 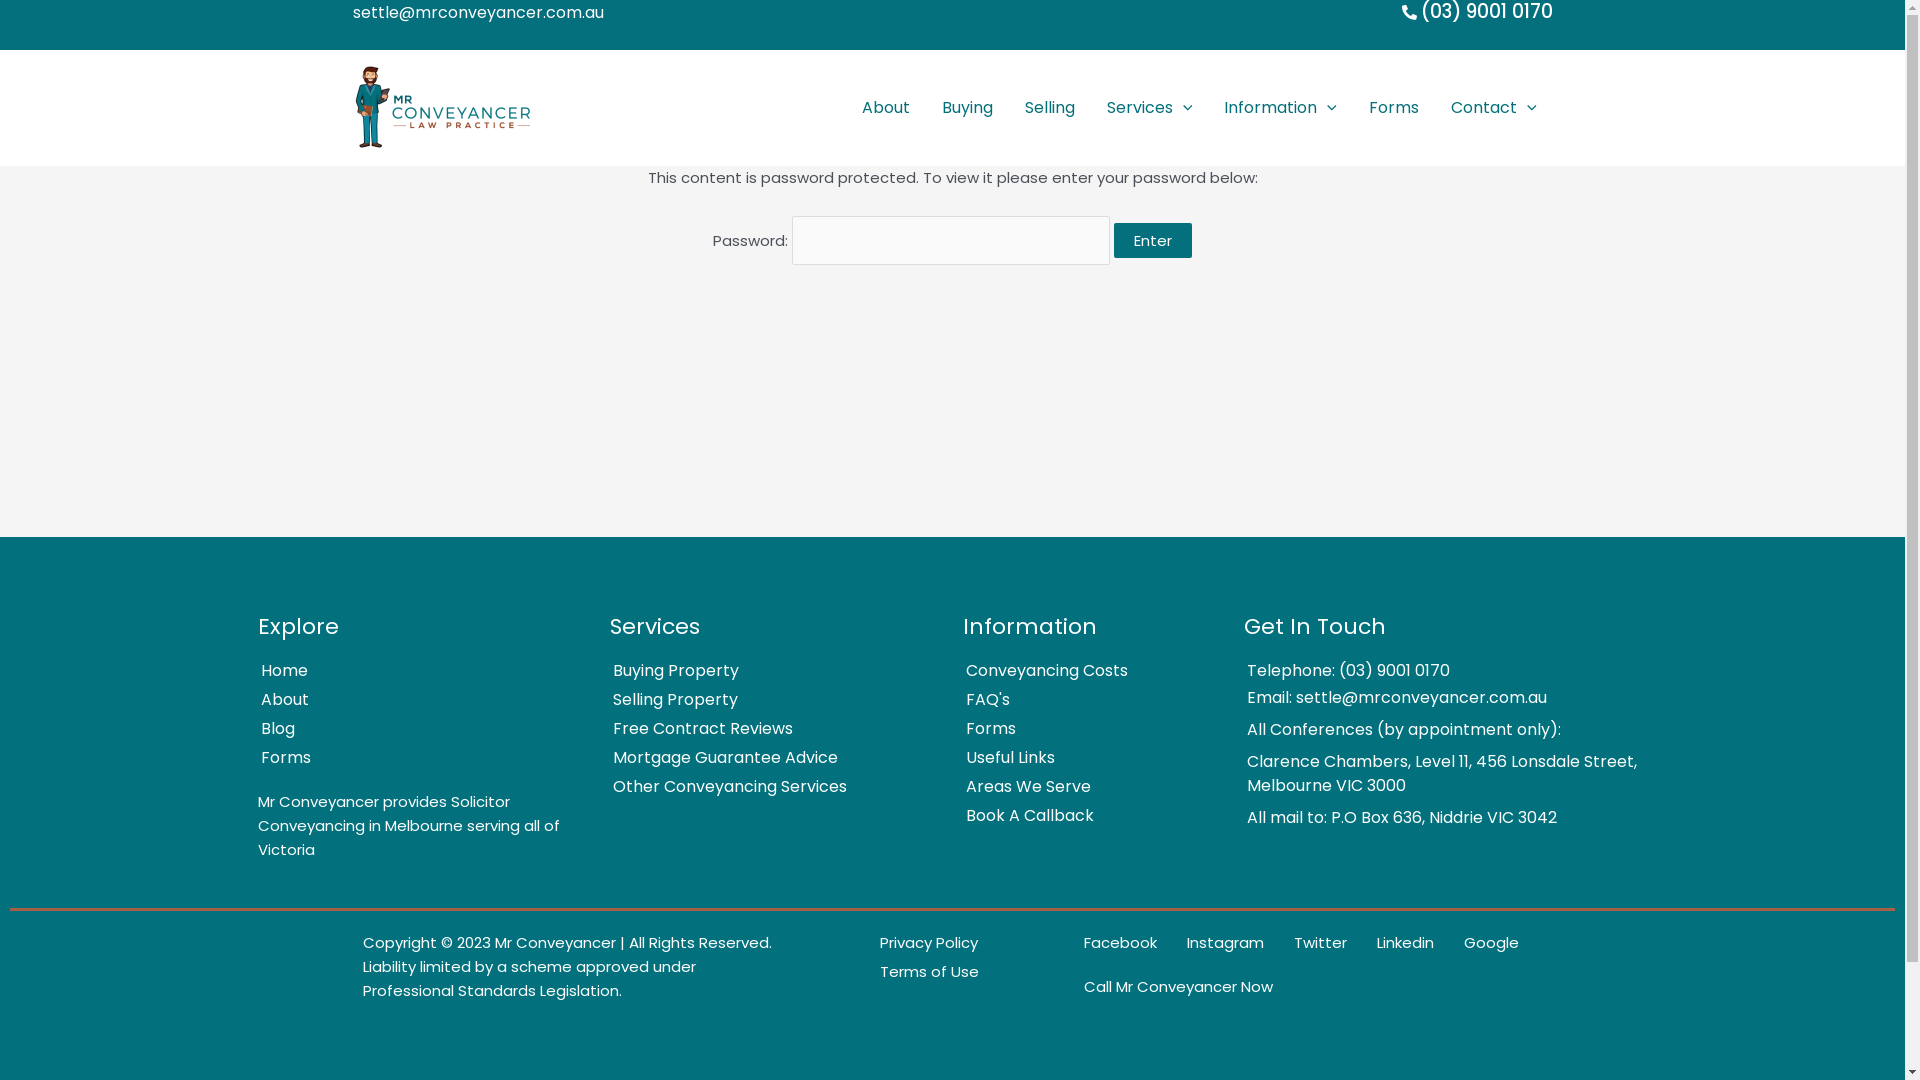 What do you see at coordinates (763, 729) in the screenshot?
I see `'Free Contract Reviews'` at bounding box center [763, 729].